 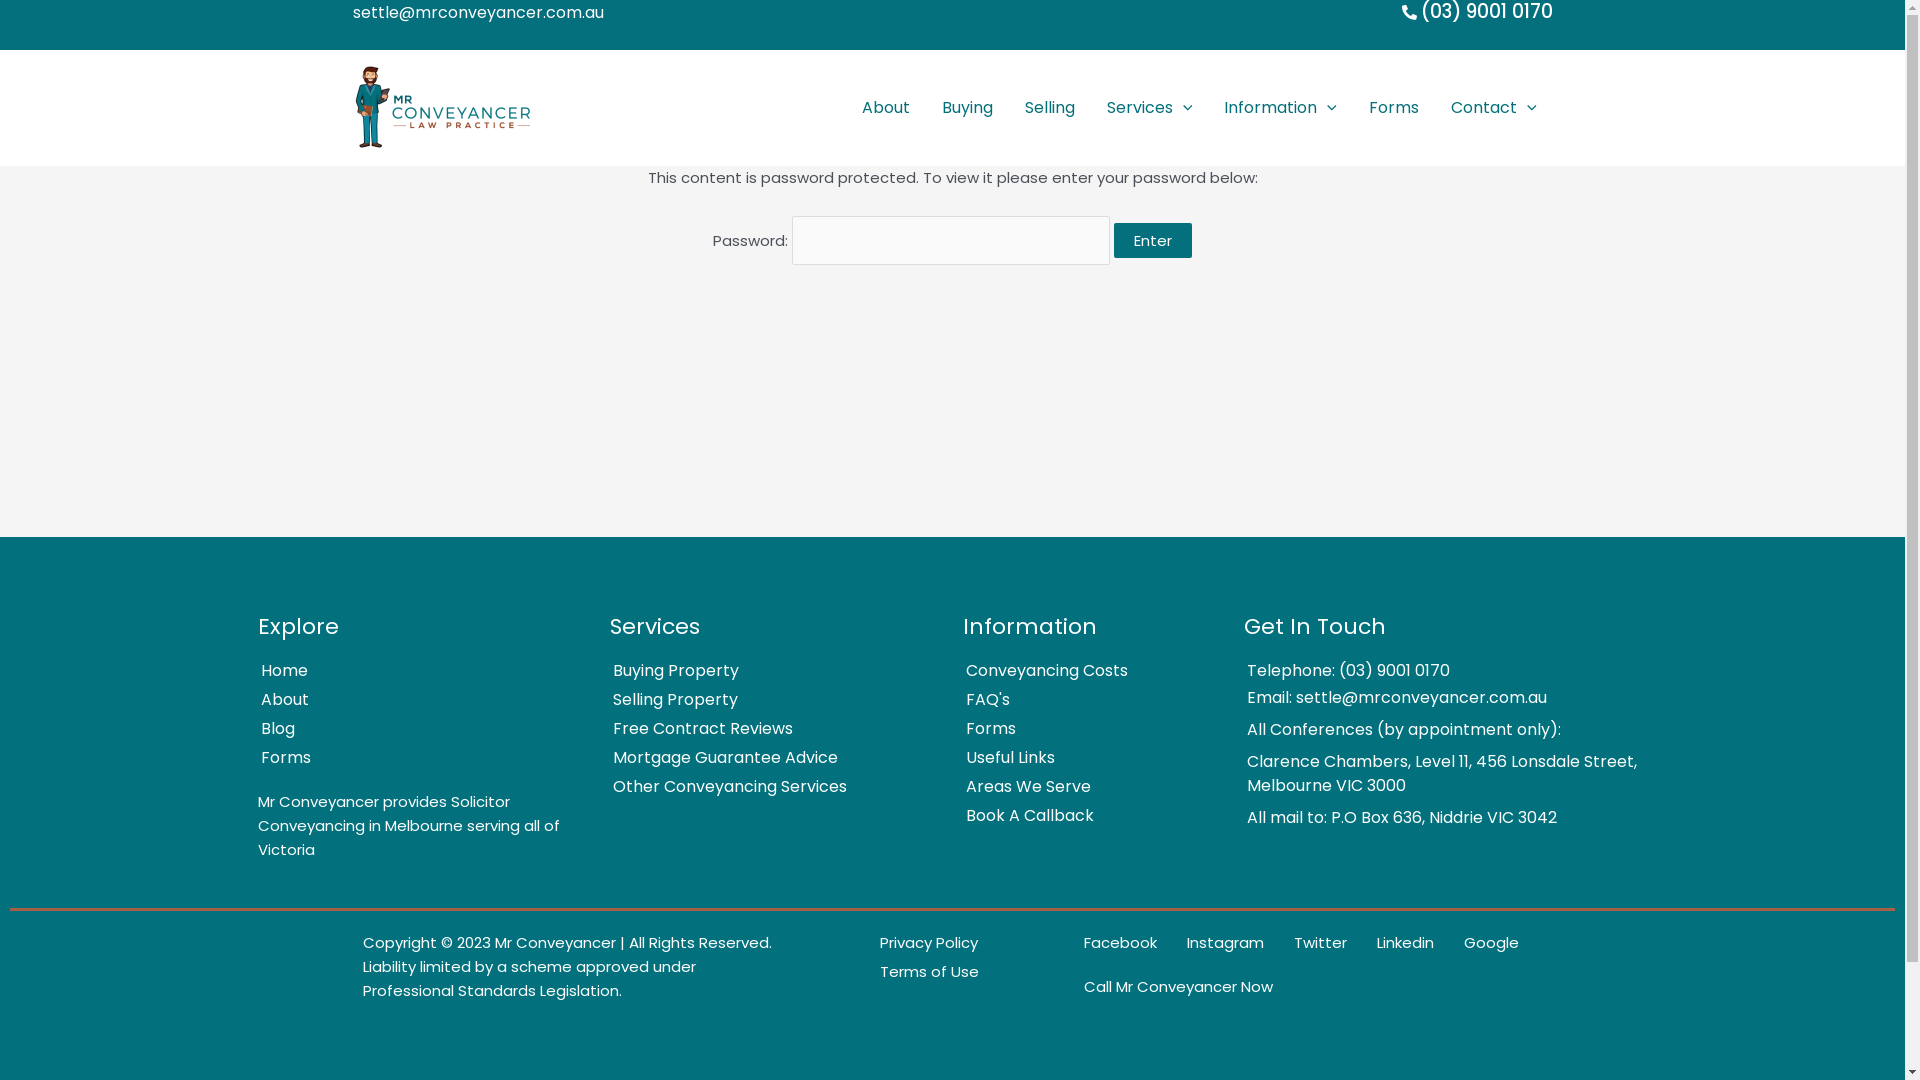 What do you see at coordinates (763, 729) in the screenshot?
I see `'Free Contract Reviews'` at bounding box center [763, 729].